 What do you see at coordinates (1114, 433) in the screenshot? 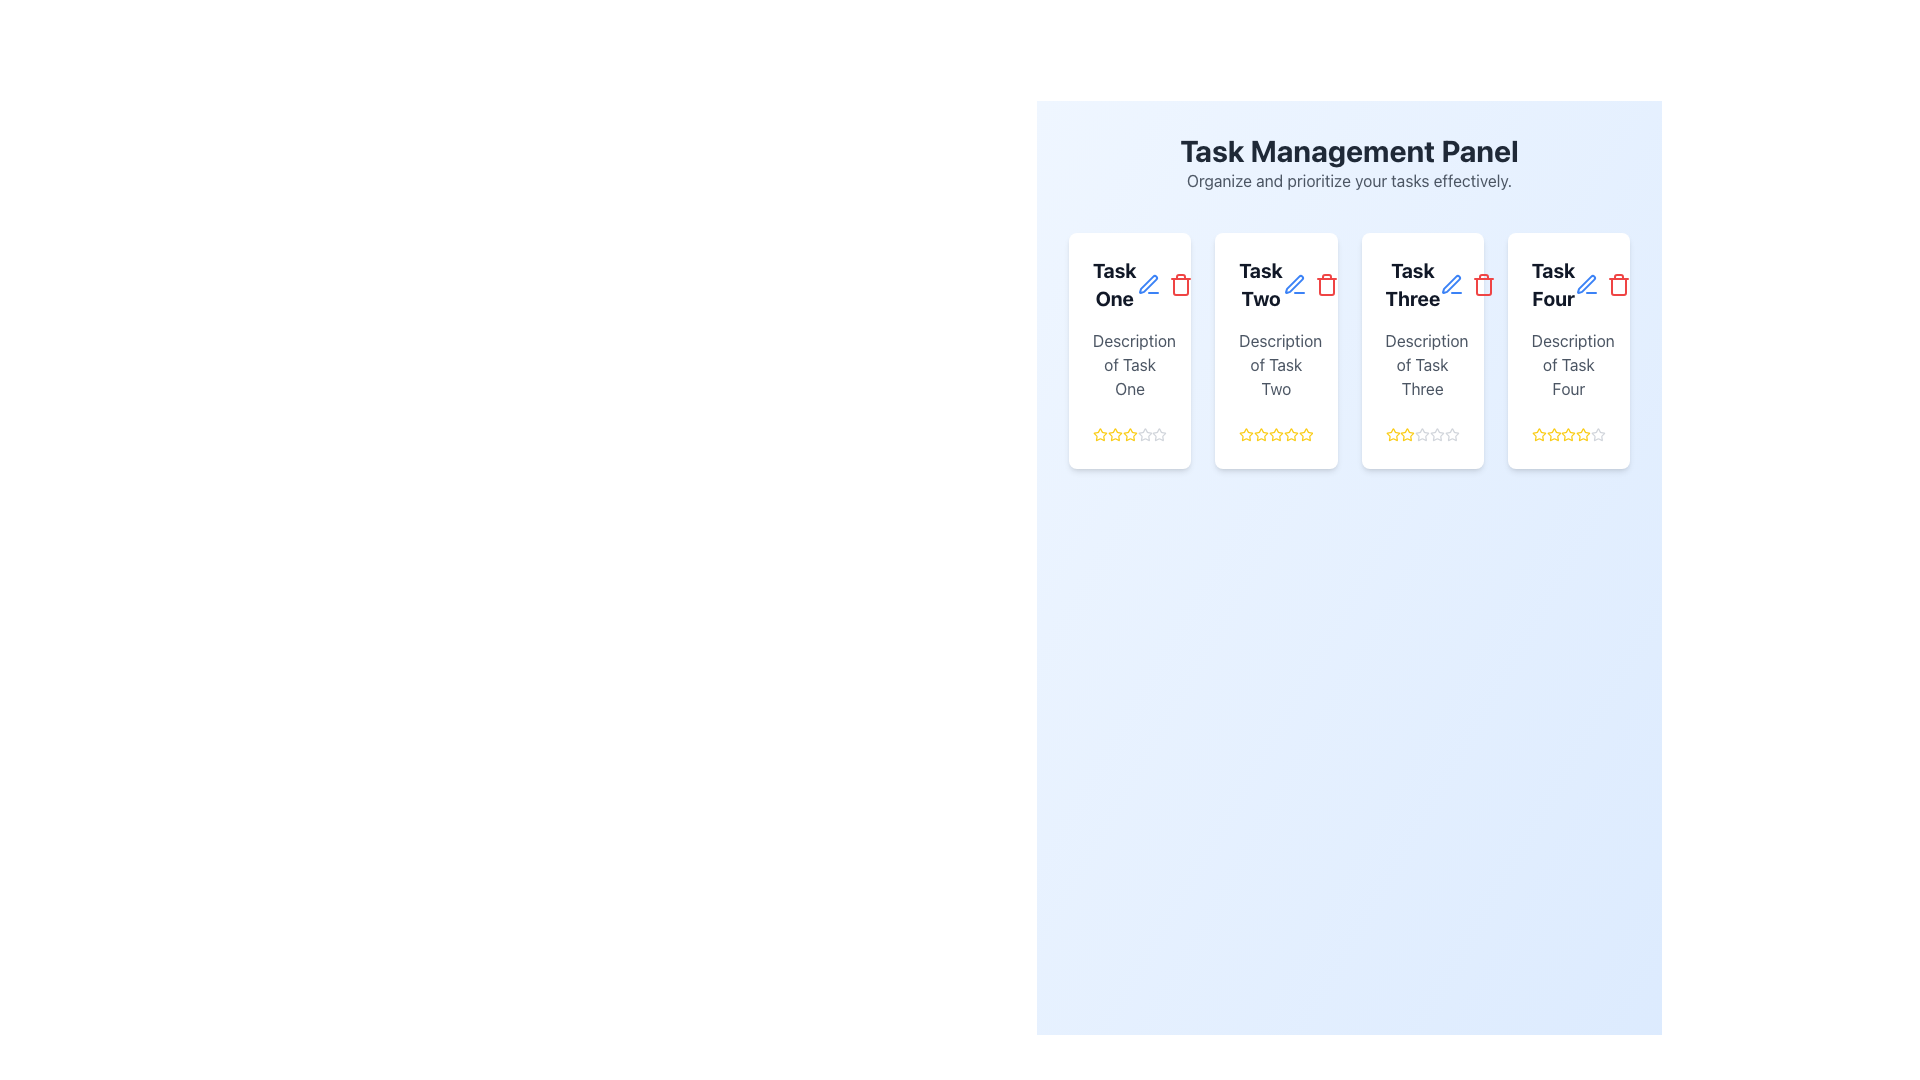
I see `the yellow star-shaped icon located at the bottom of the first task card, which is part of a horizontal row of star icons used for rating` at bounding box center [1114, 433].